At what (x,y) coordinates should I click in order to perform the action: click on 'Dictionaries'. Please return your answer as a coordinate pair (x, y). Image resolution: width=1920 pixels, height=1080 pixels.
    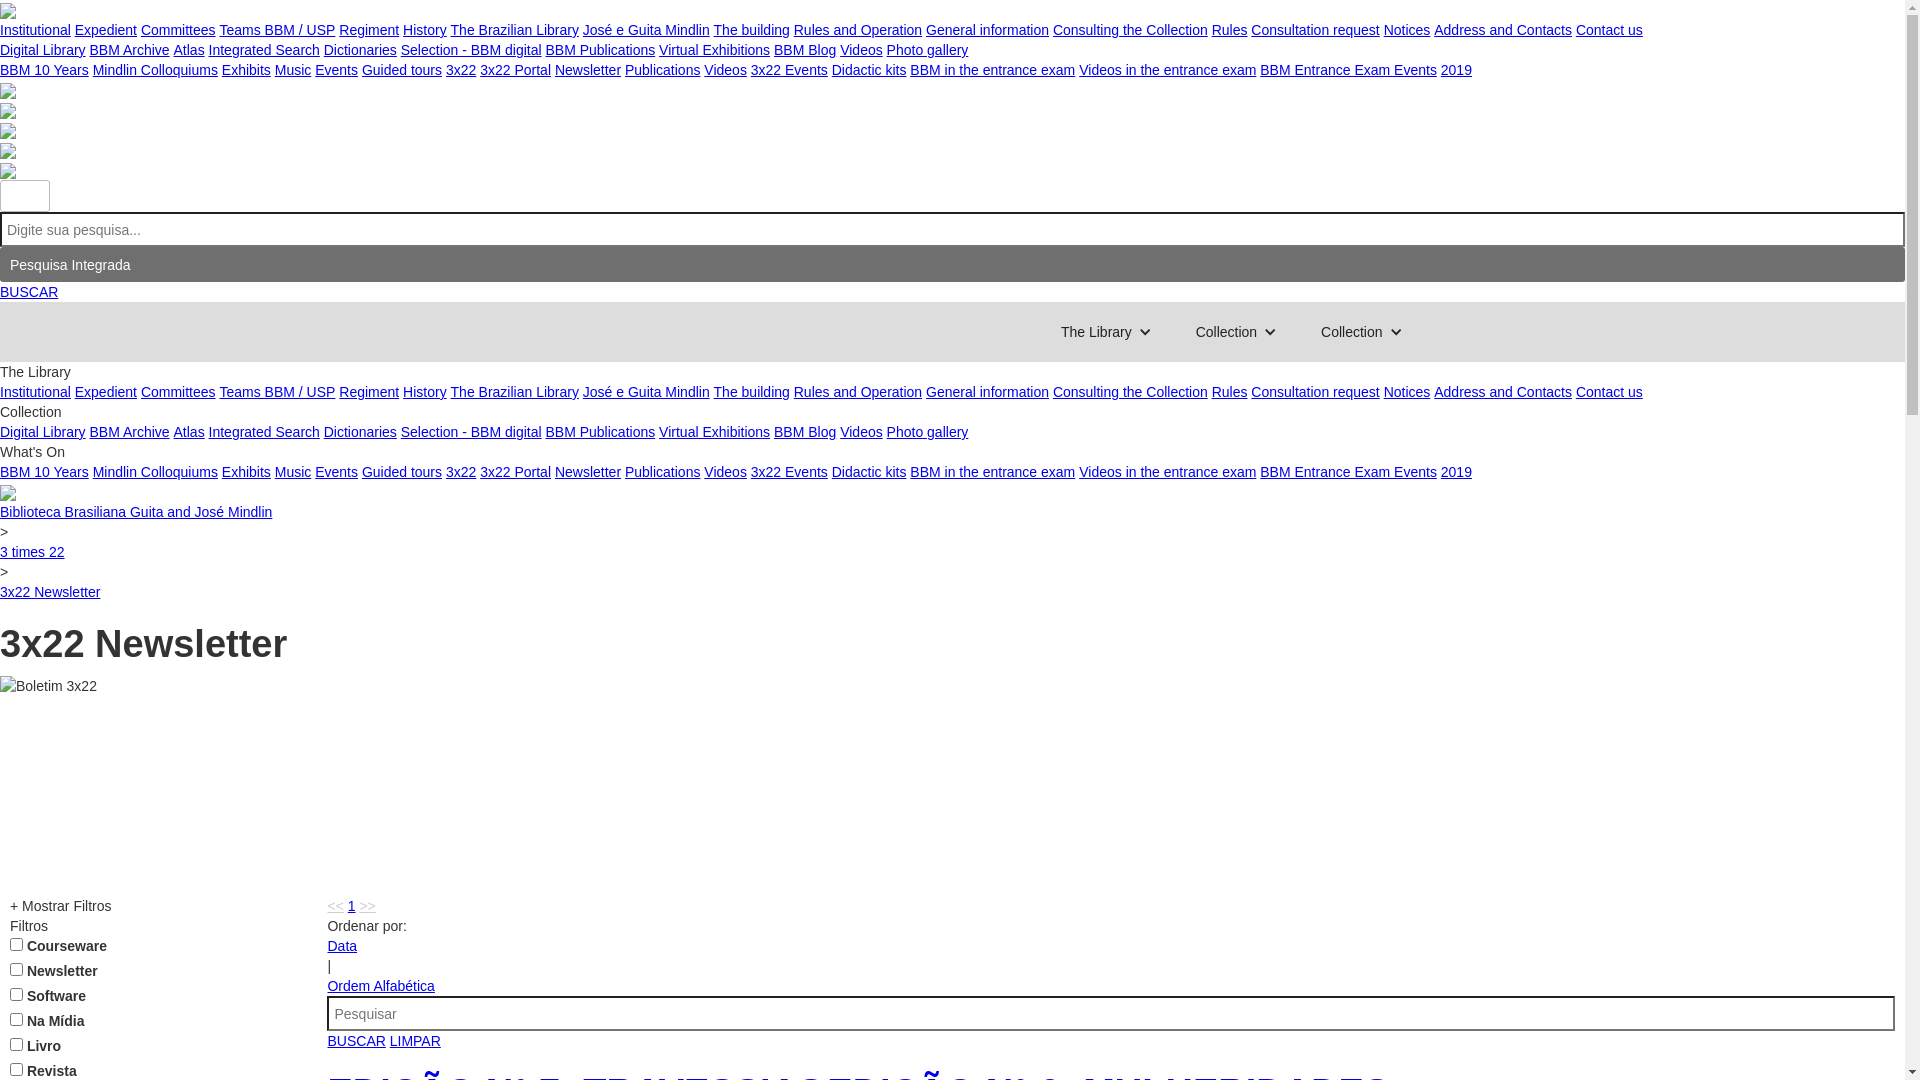
    Looking at the image, I should click on (324, 49).